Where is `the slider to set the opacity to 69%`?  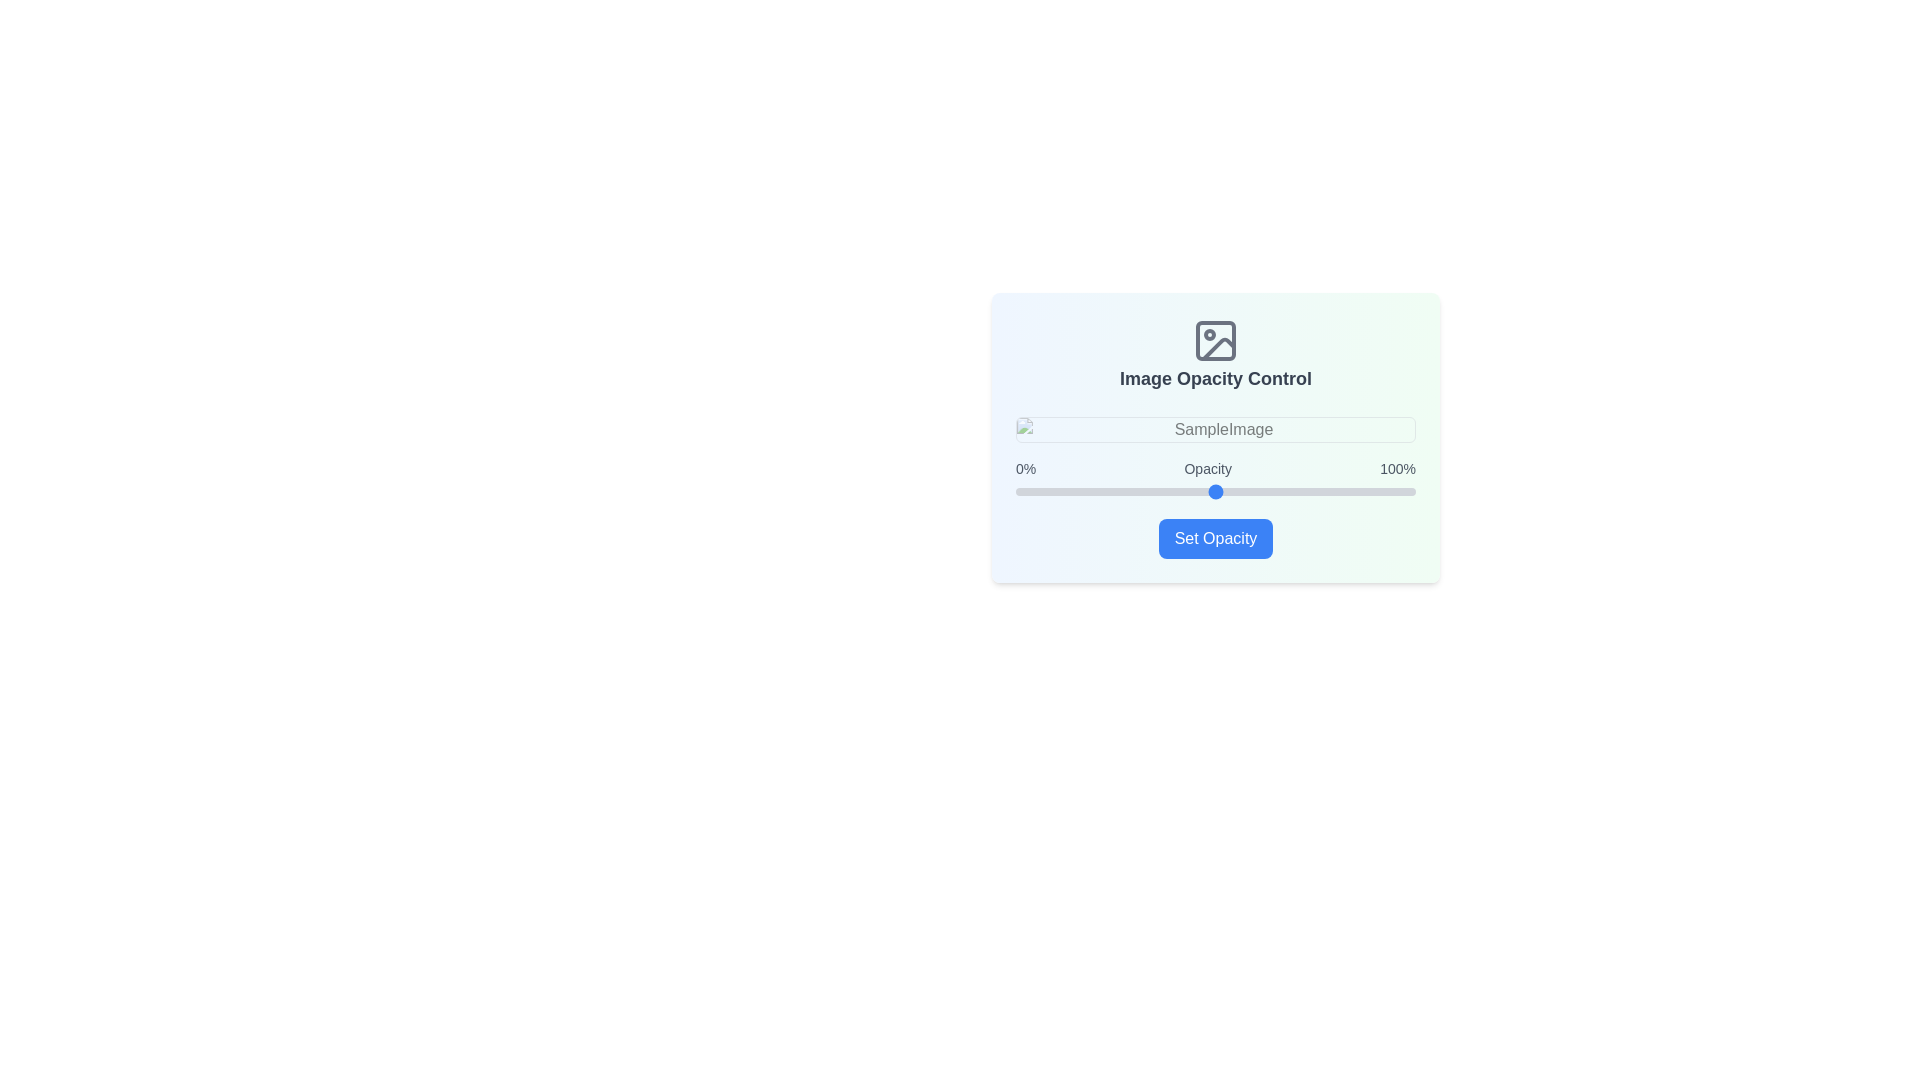
the slider to set the opacity to 69% is located at coordinates (1291, 492).